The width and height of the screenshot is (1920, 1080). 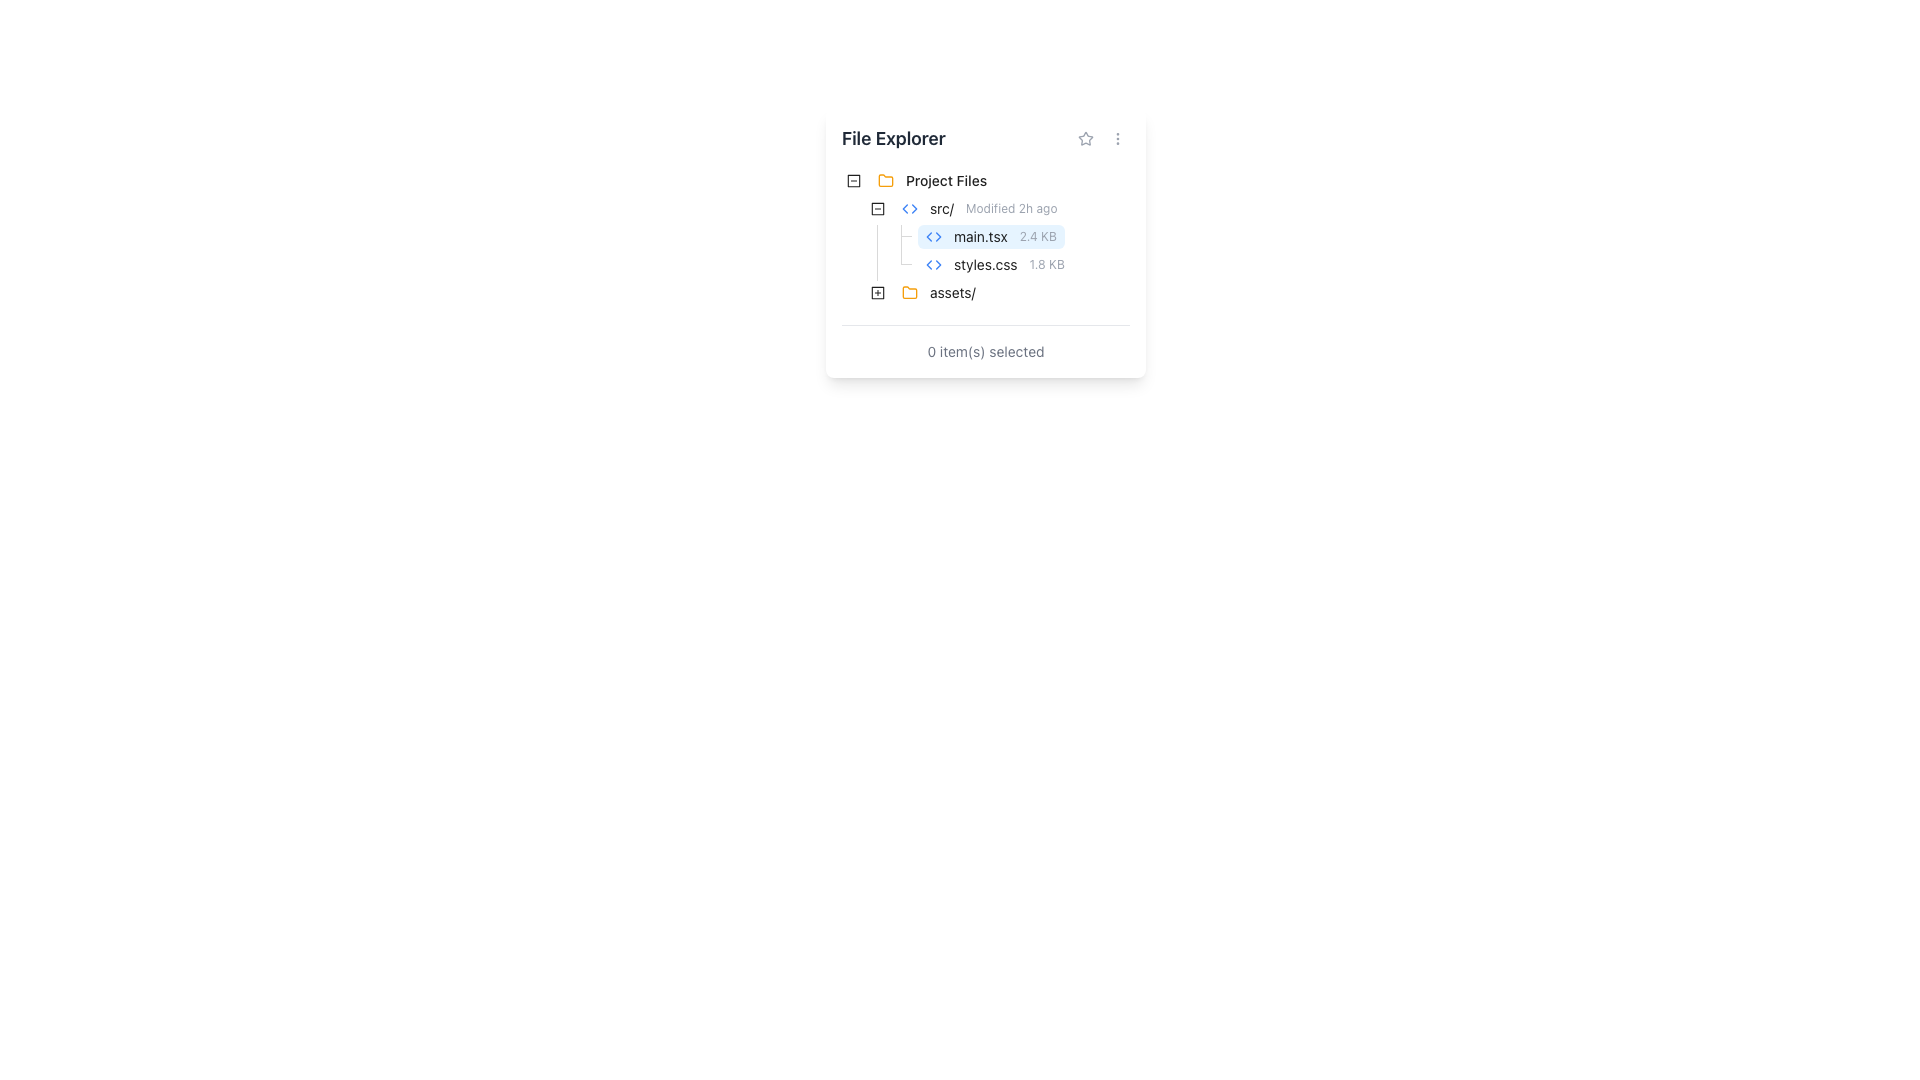 I want to click on the 'Project Files' folder in the file explorer tree structure, so click(x=939, y=181).